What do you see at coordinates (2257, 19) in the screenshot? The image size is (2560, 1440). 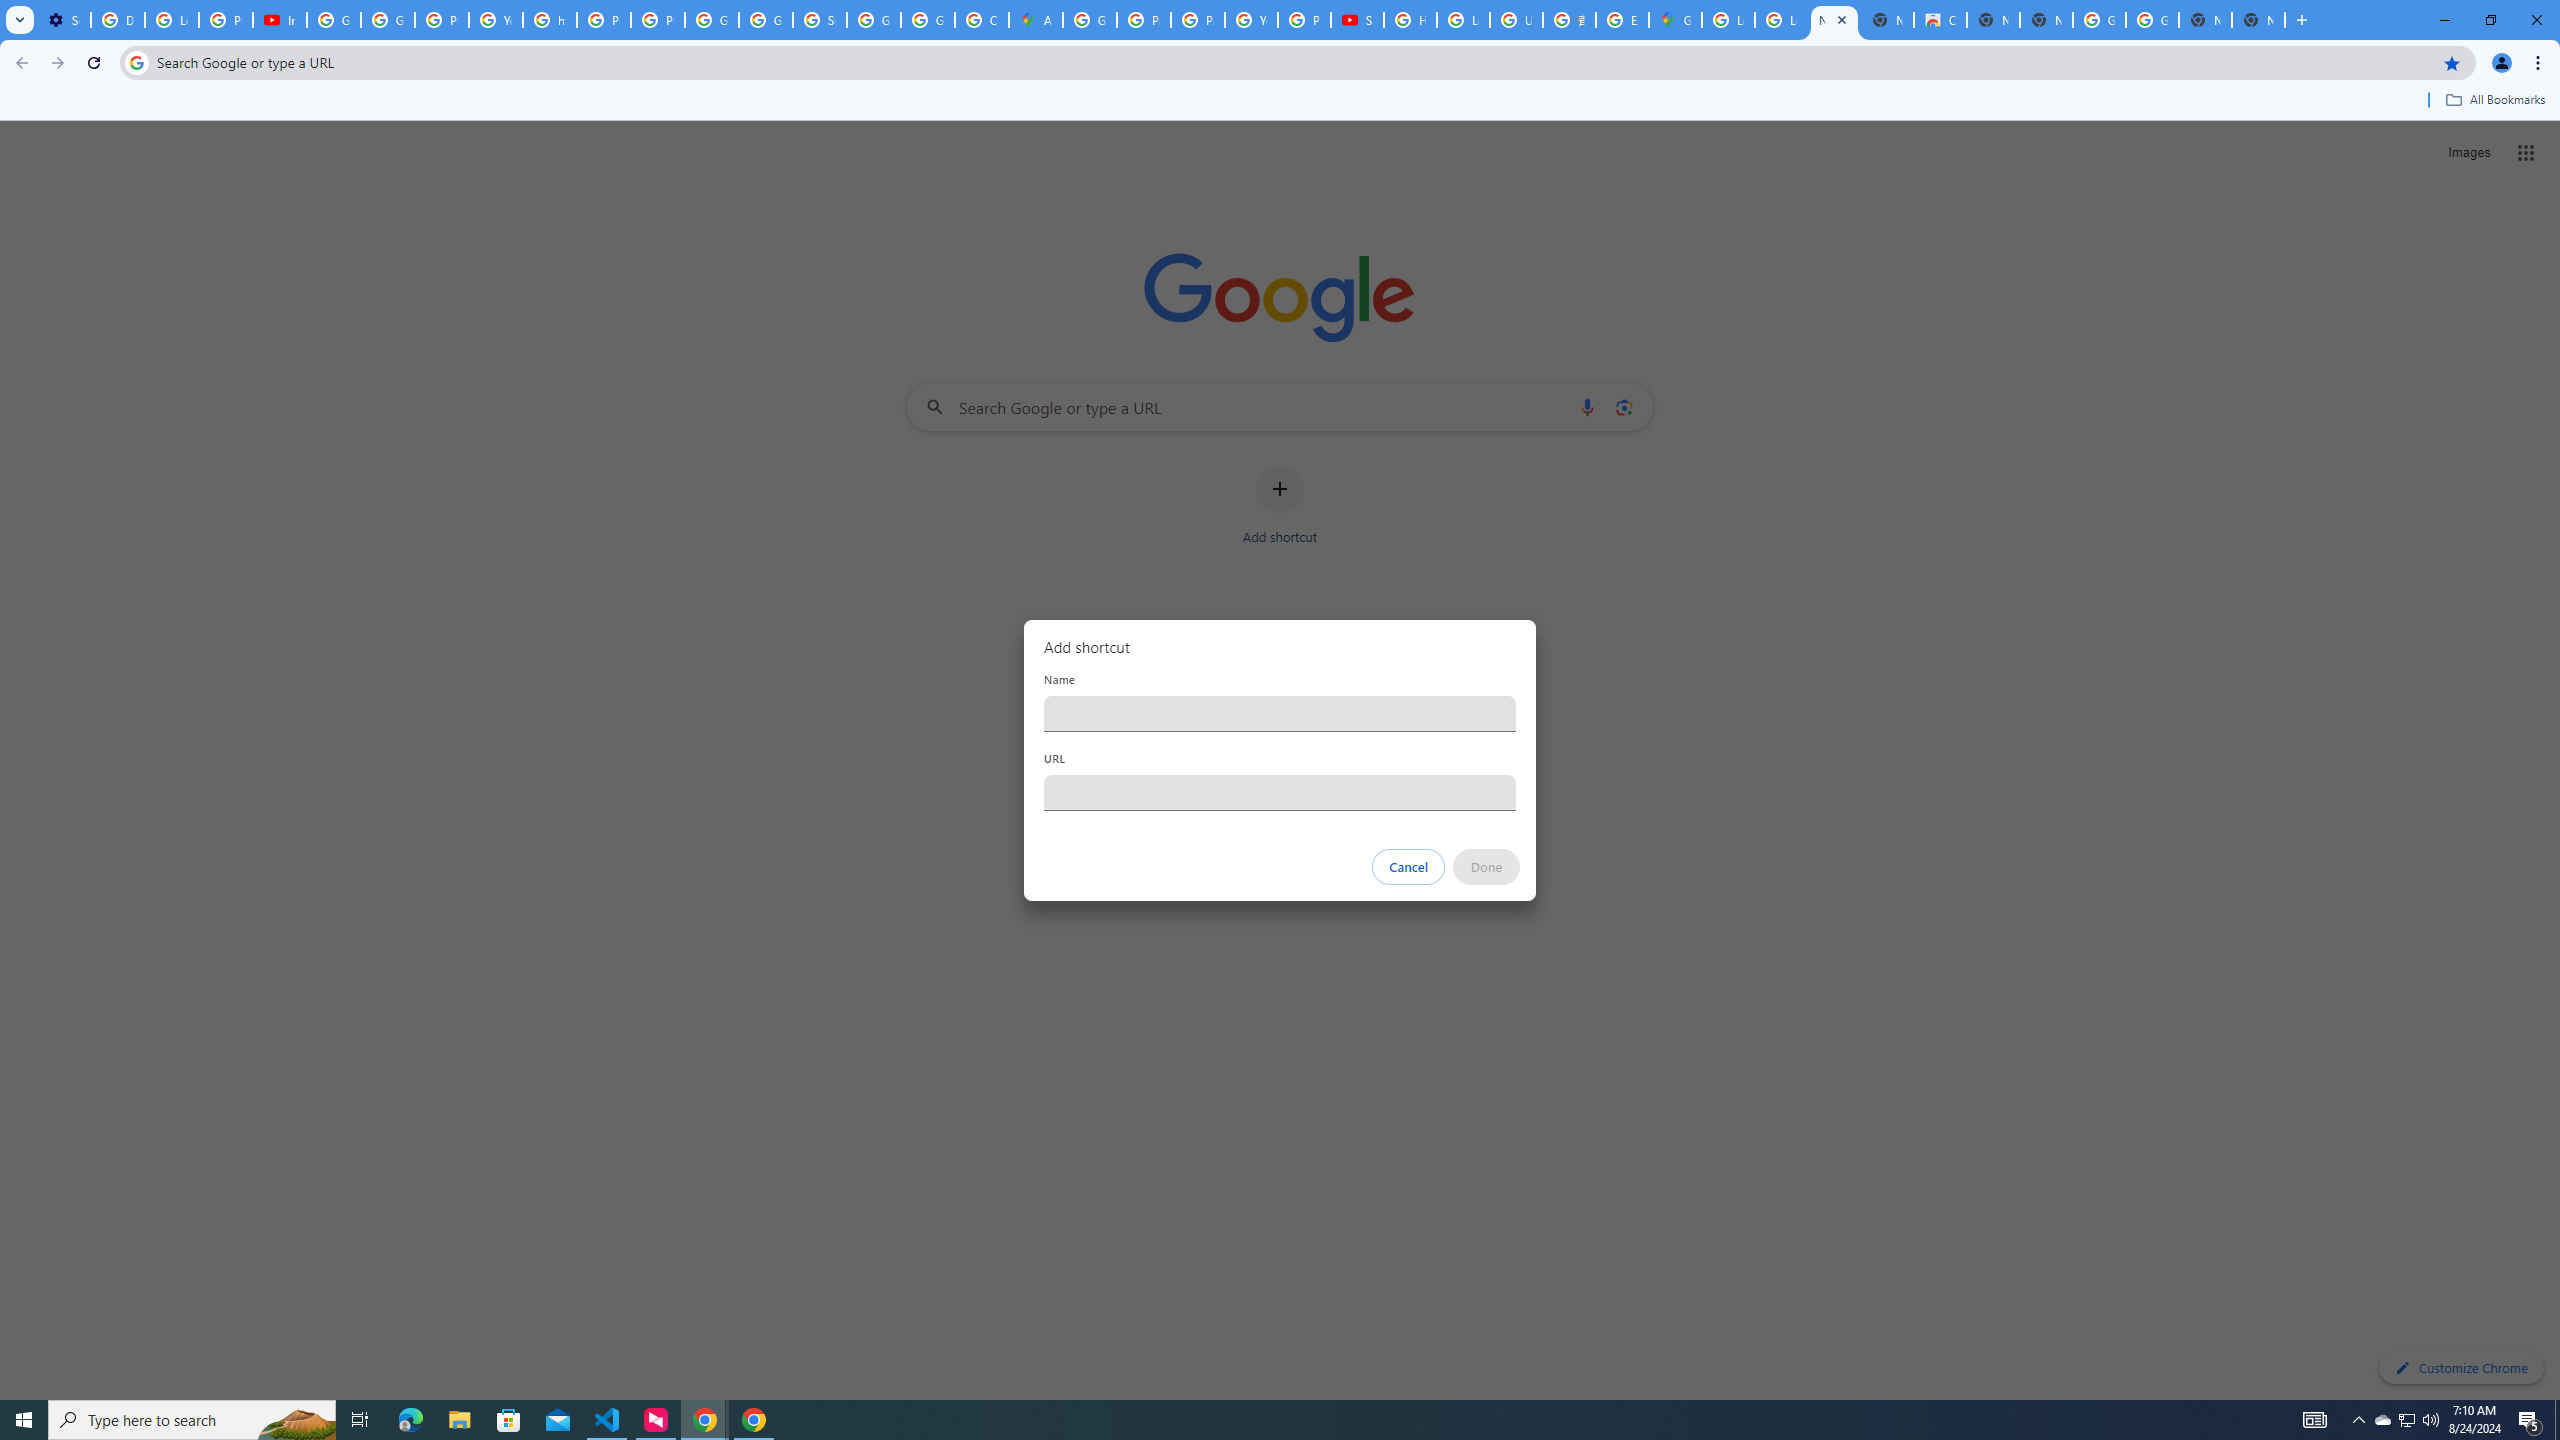 I see `'New Tab'` at bounding box center [2257, 19].